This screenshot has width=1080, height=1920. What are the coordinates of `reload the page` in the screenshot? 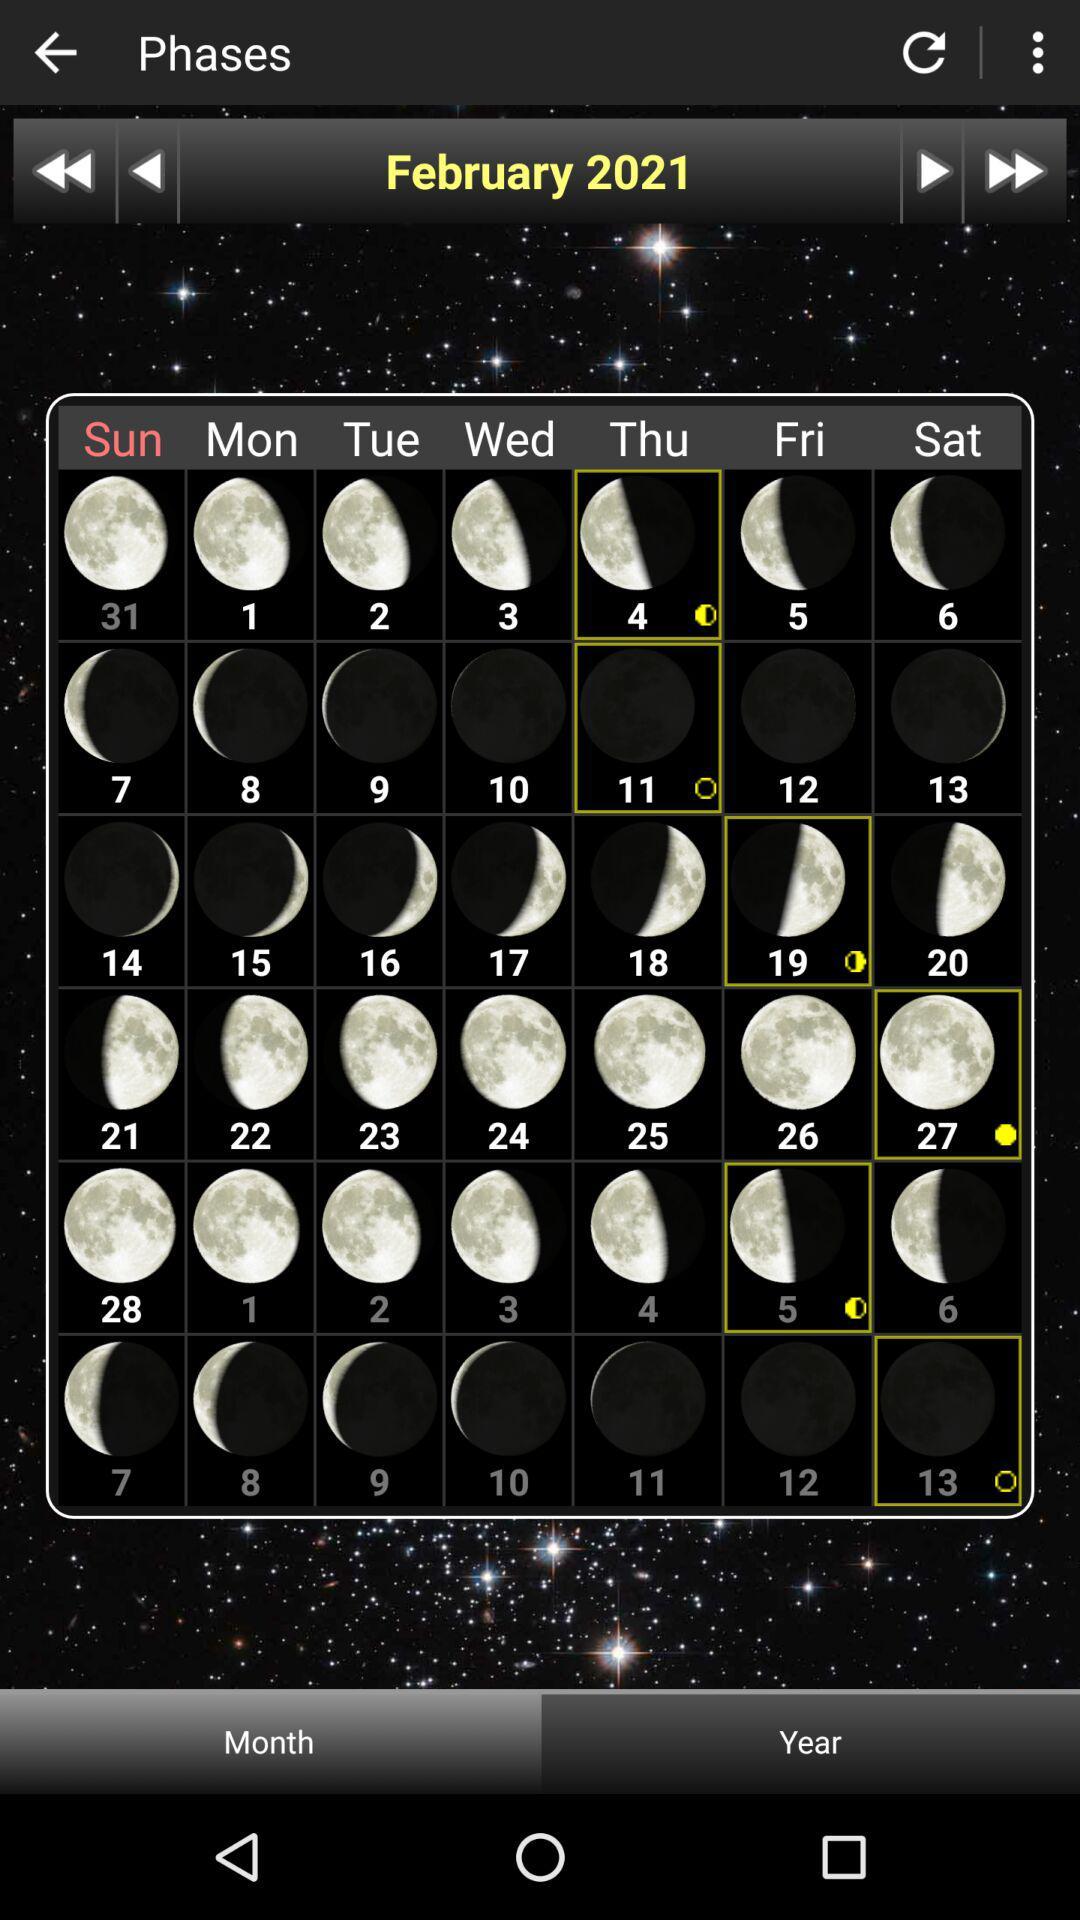 It's located at (924, 52).